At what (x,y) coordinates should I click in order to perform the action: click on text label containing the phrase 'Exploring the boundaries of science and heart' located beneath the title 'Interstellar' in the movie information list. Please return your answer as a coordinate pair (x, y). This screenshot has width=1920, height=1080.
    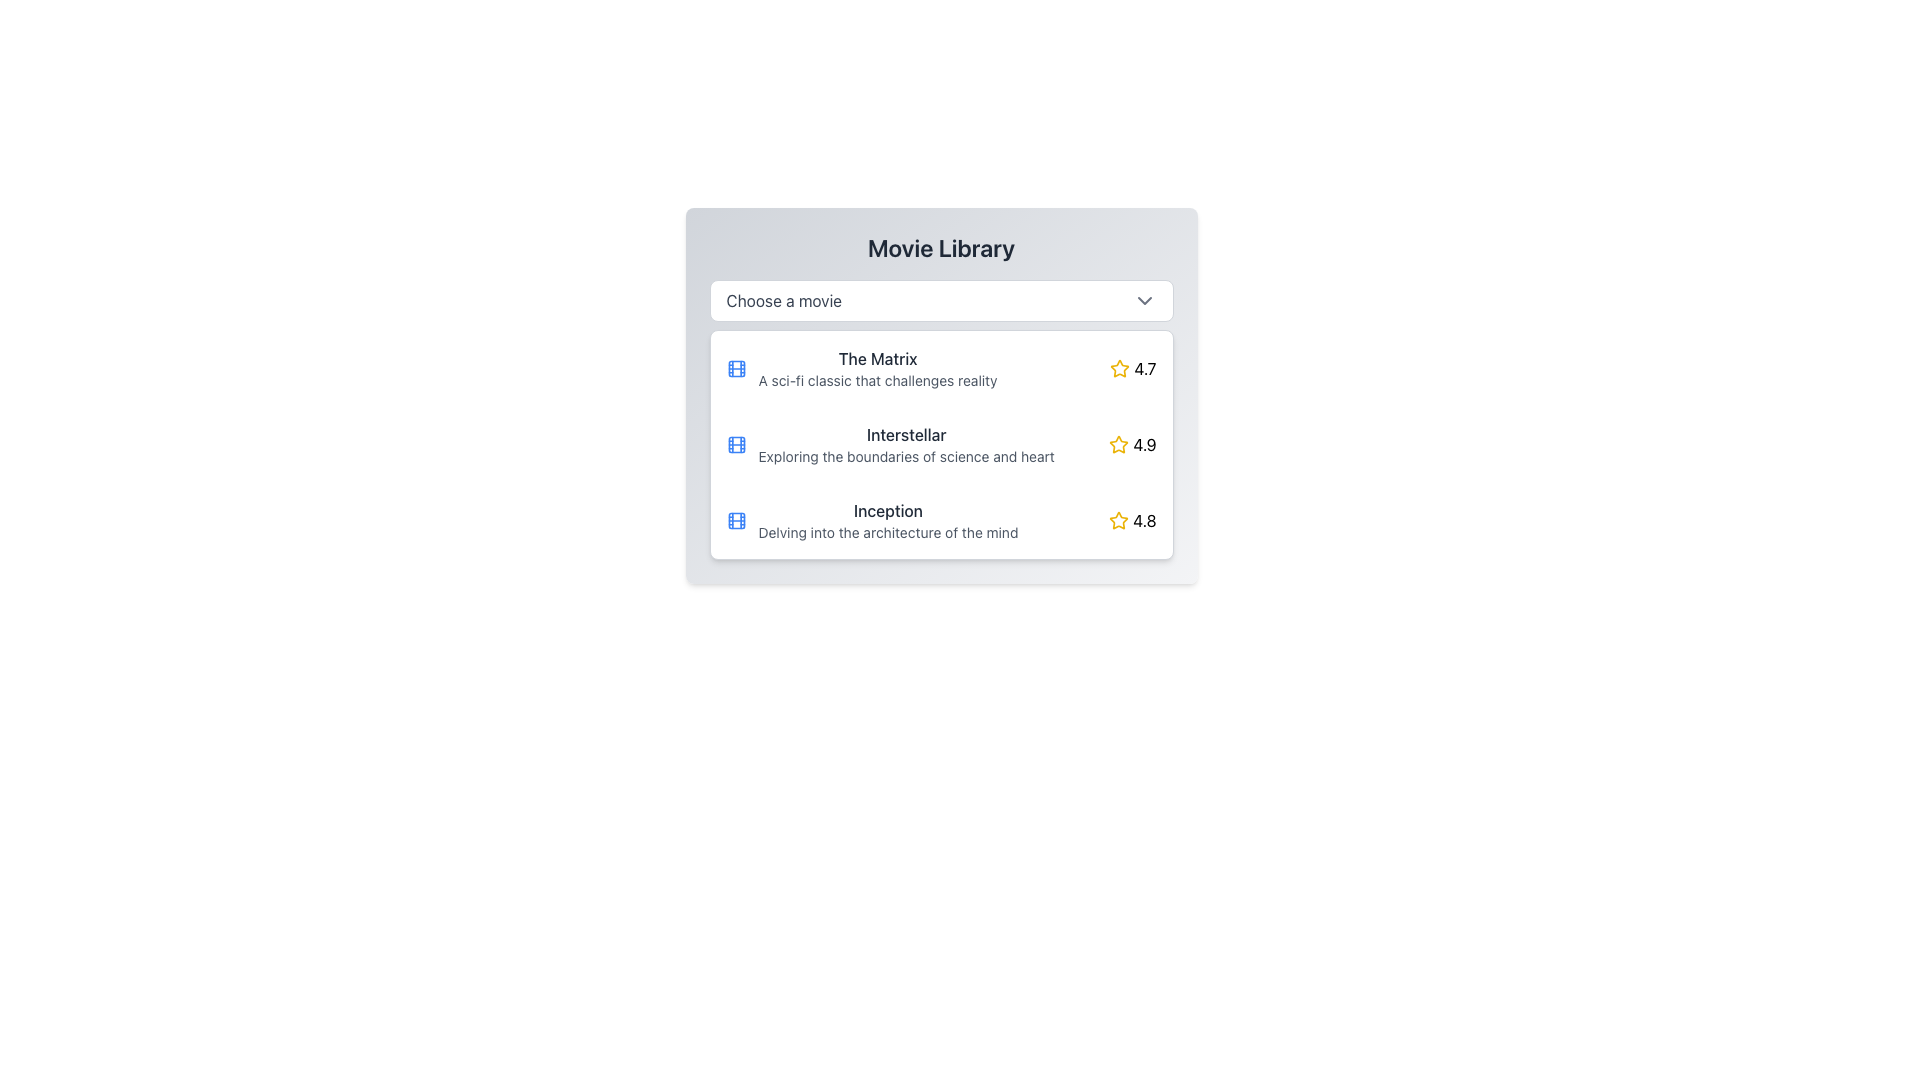
    Looking at the image, I should click on (905, 456).